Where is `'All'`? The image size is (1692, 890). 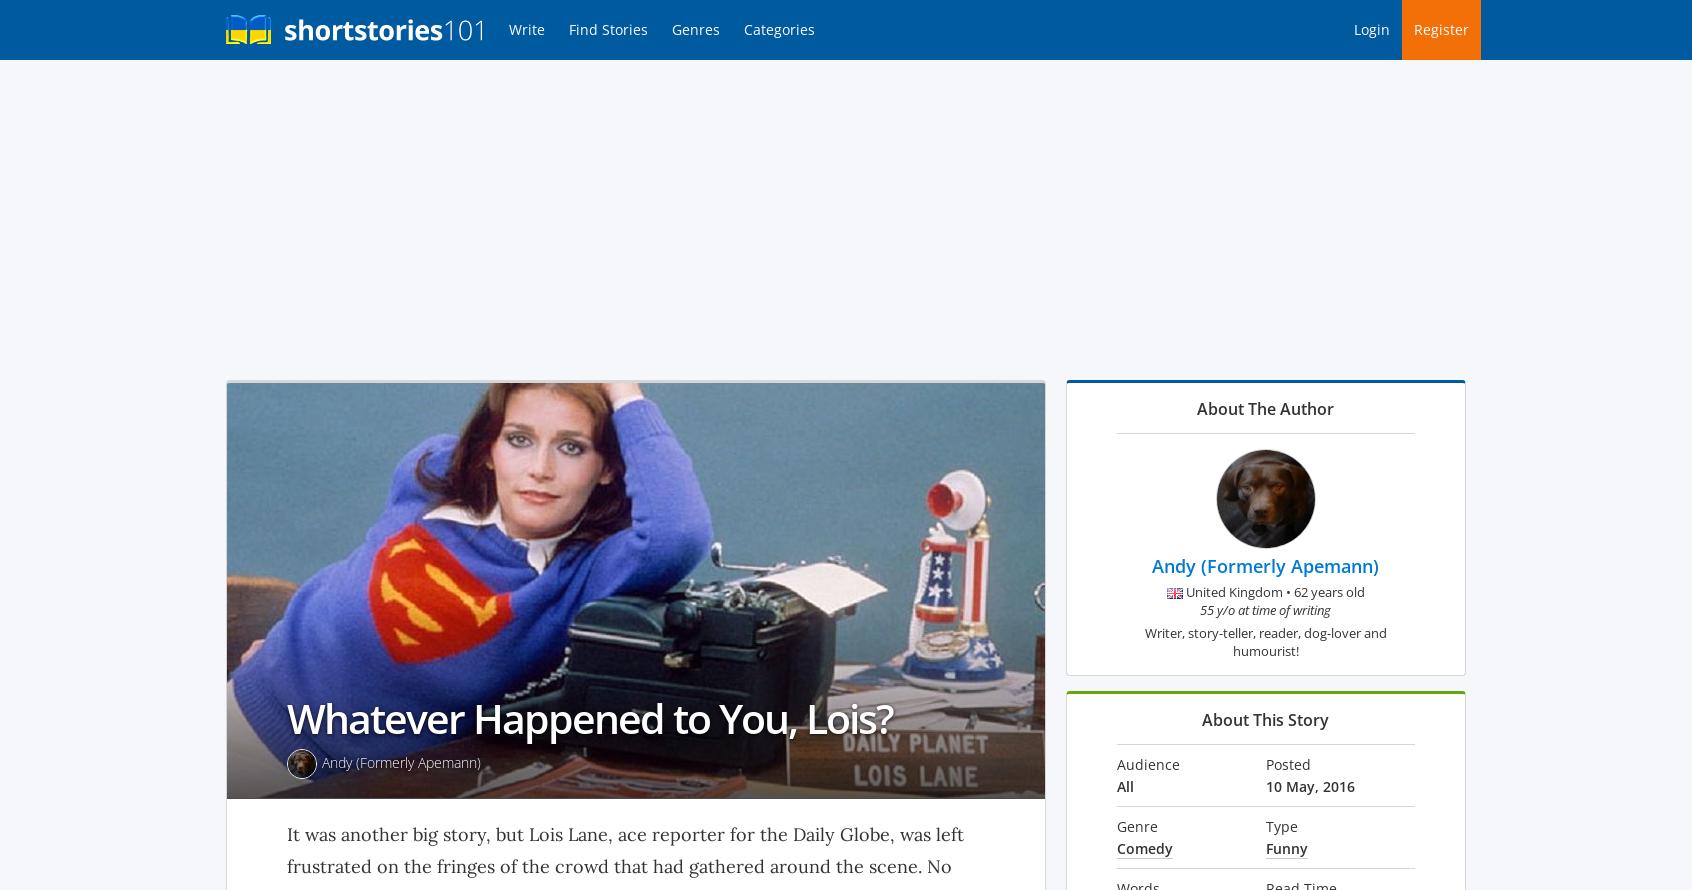
'All' is located at coordinates (1124, 786).